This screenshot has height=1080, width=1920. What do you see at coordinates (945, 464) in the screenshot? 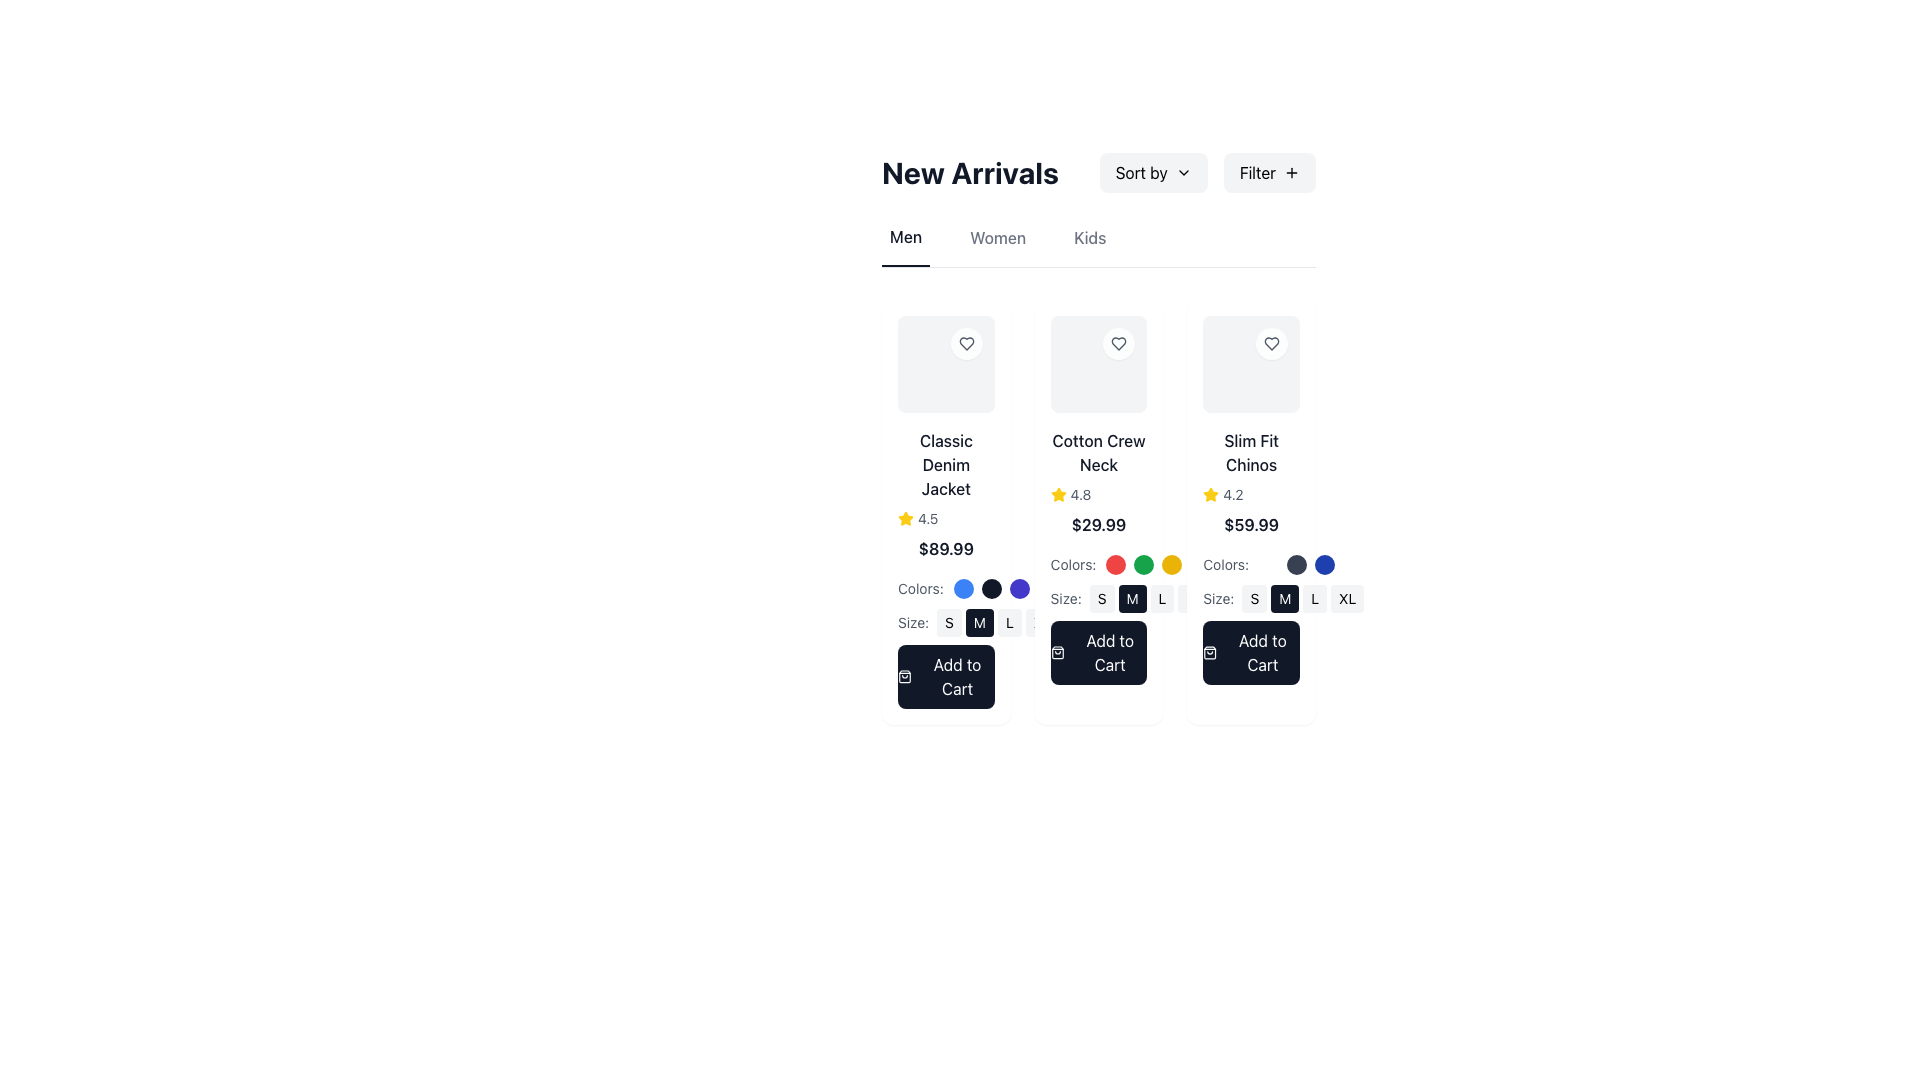
I see `the text label displaying the product name 'Classic Denim Jacket', which is the most prominent text in its product card` at bounding box center [945, 464].